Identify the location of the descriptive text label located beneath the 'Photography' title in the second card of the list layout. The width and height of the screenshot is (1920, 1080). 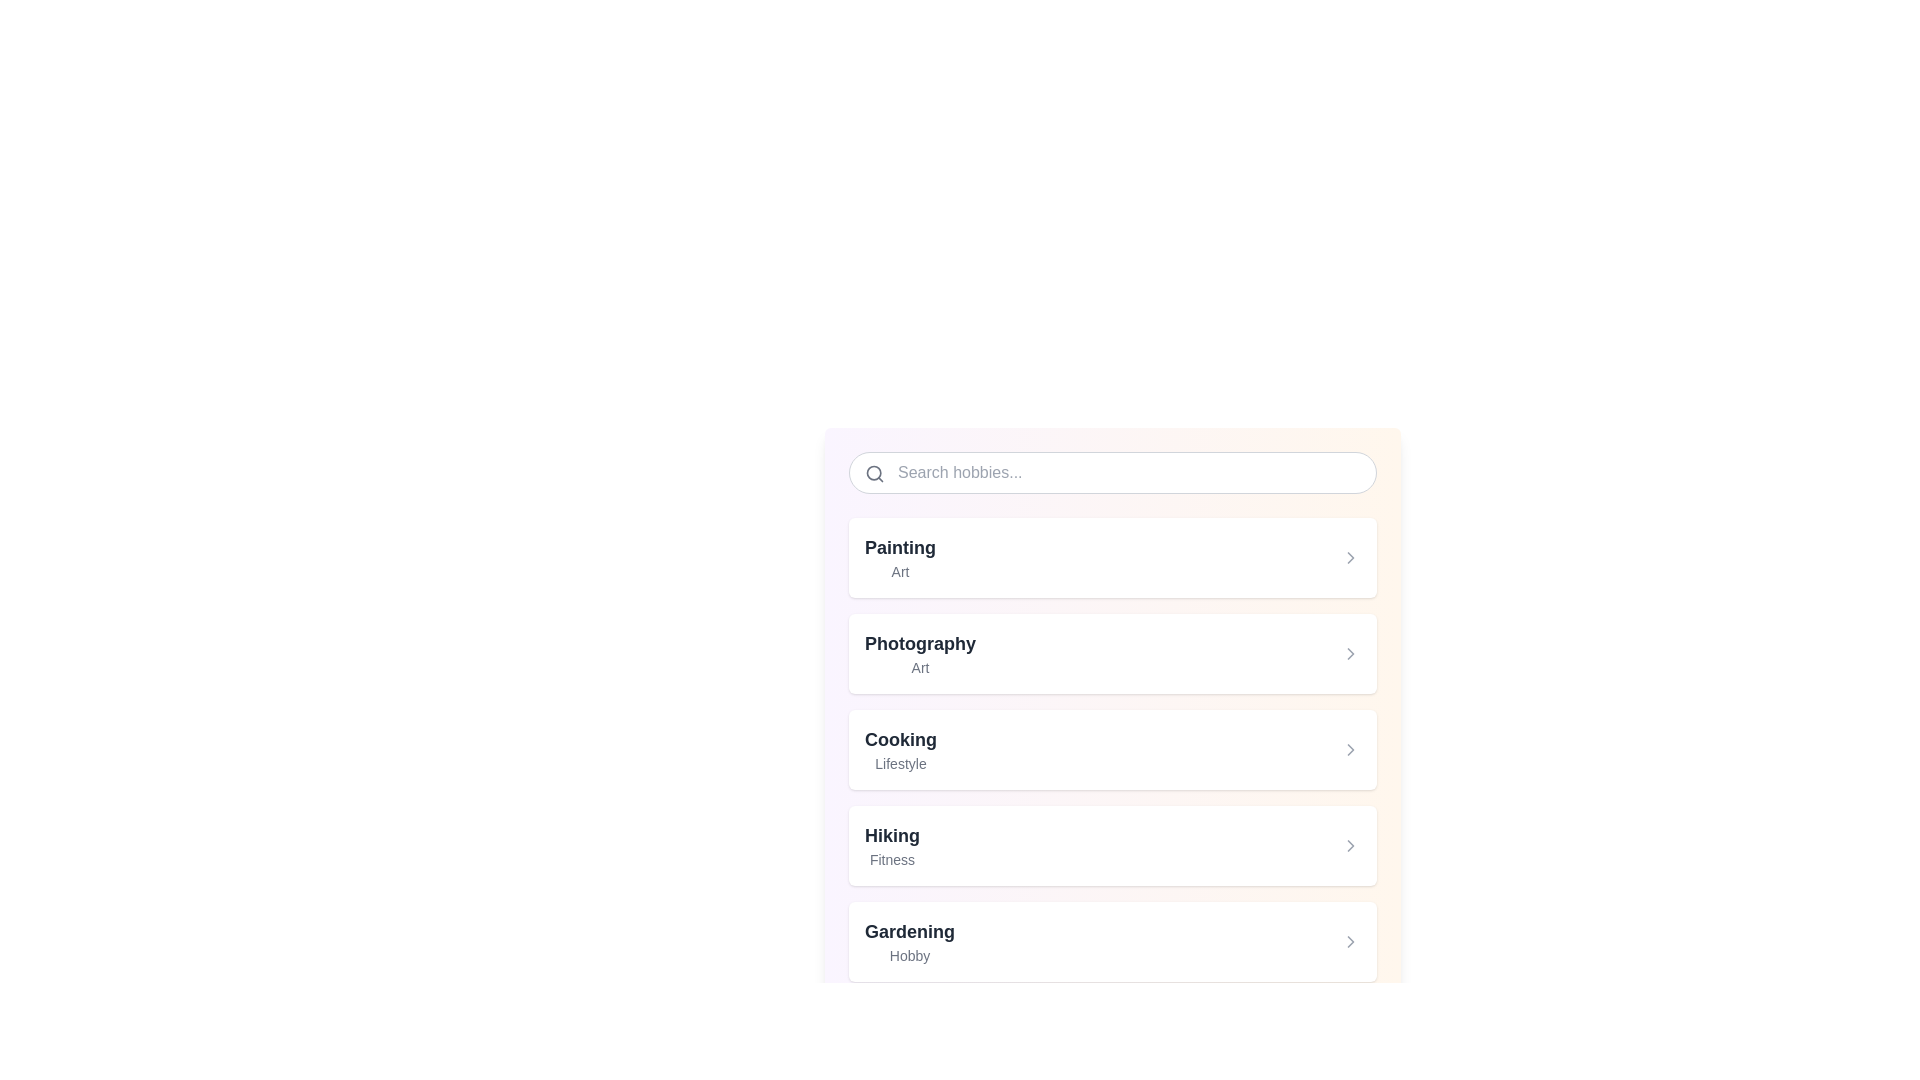
(919, 667).